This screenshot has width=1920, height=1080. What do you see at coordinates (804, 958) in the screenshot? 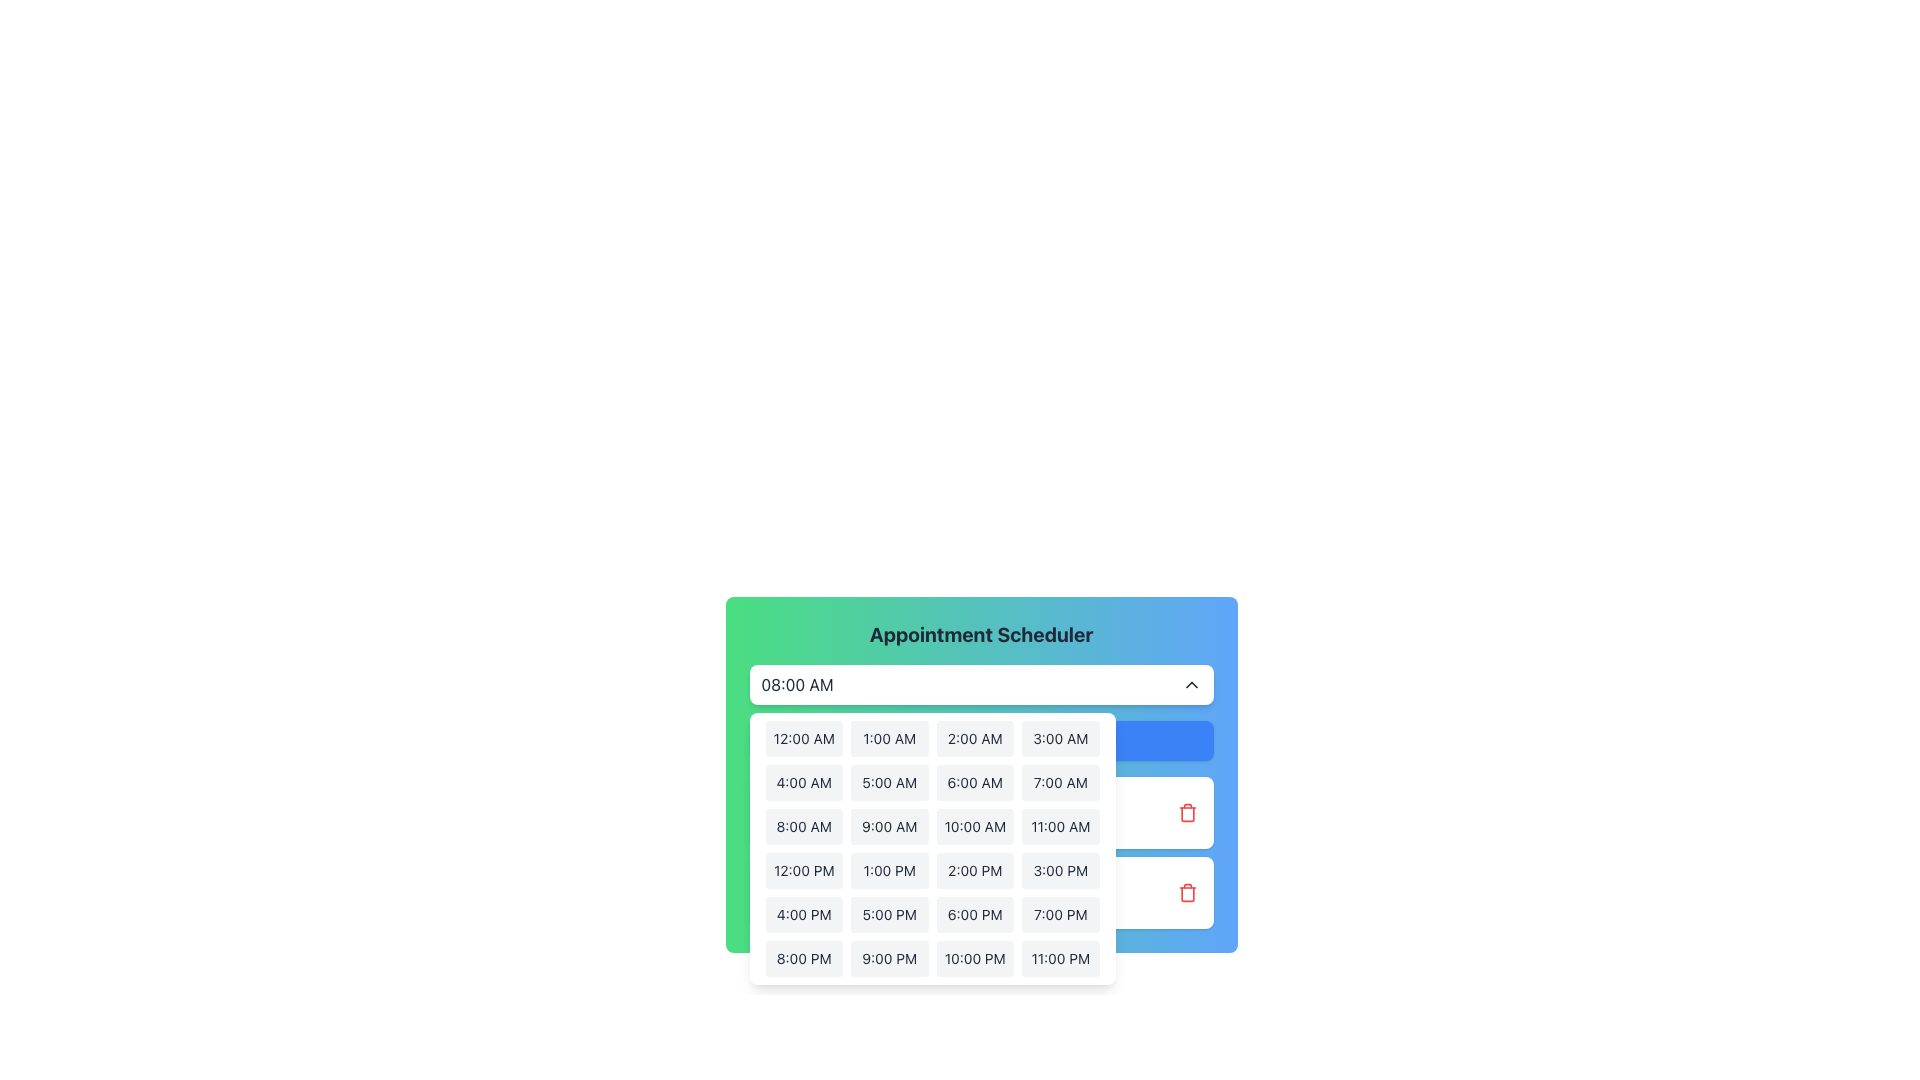
I see `the selectable time option button for '8:00 PM' located in the first column of the last row in the dropdown time selector` at bounding box center [804, 958].